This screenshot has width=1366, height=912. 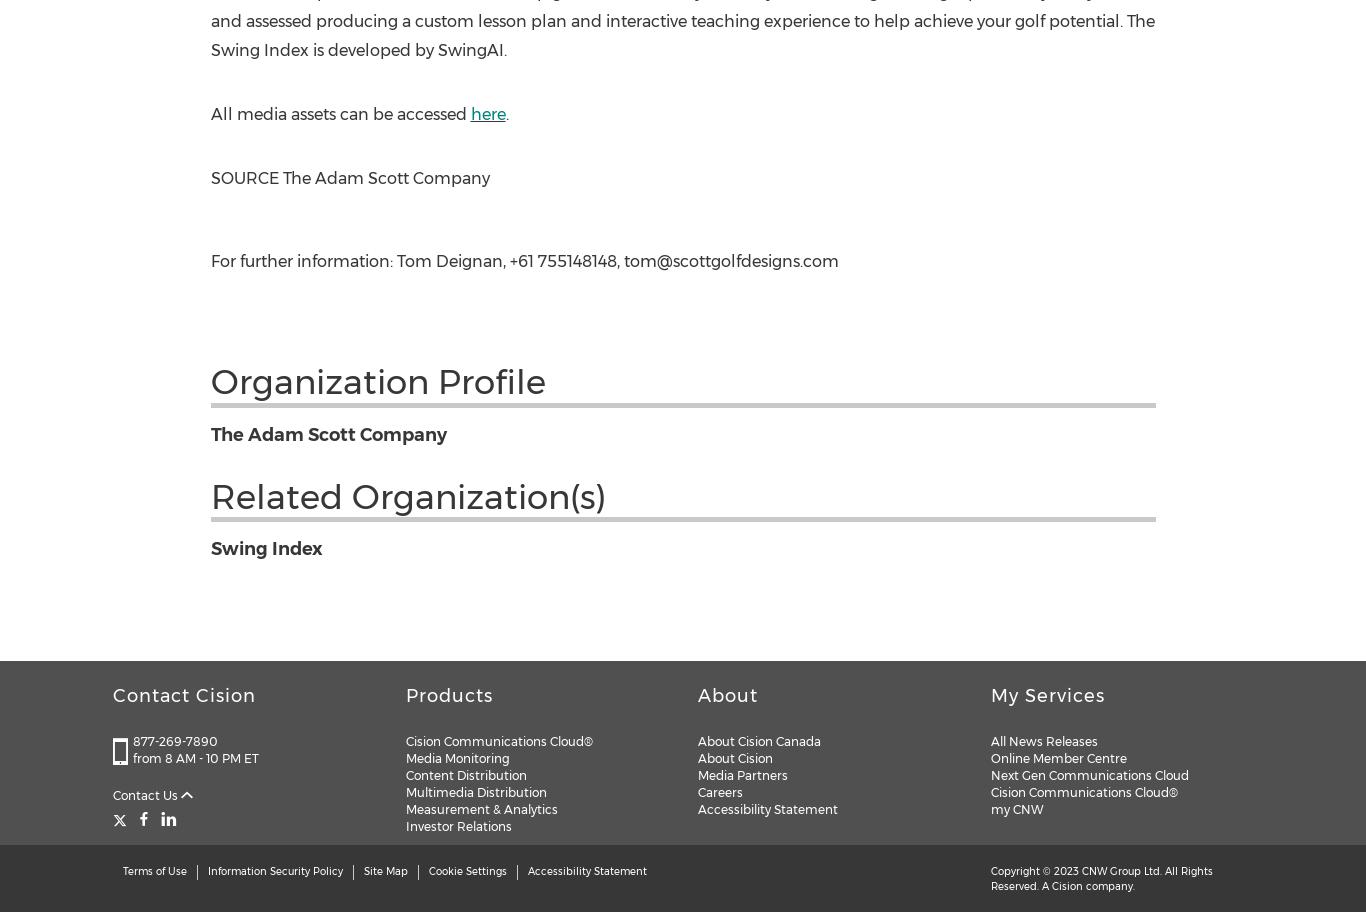 What do you see at coordinates (742, 774) in the screenshot?
I see `'Media Partners'` at bounding box center [742, 774].